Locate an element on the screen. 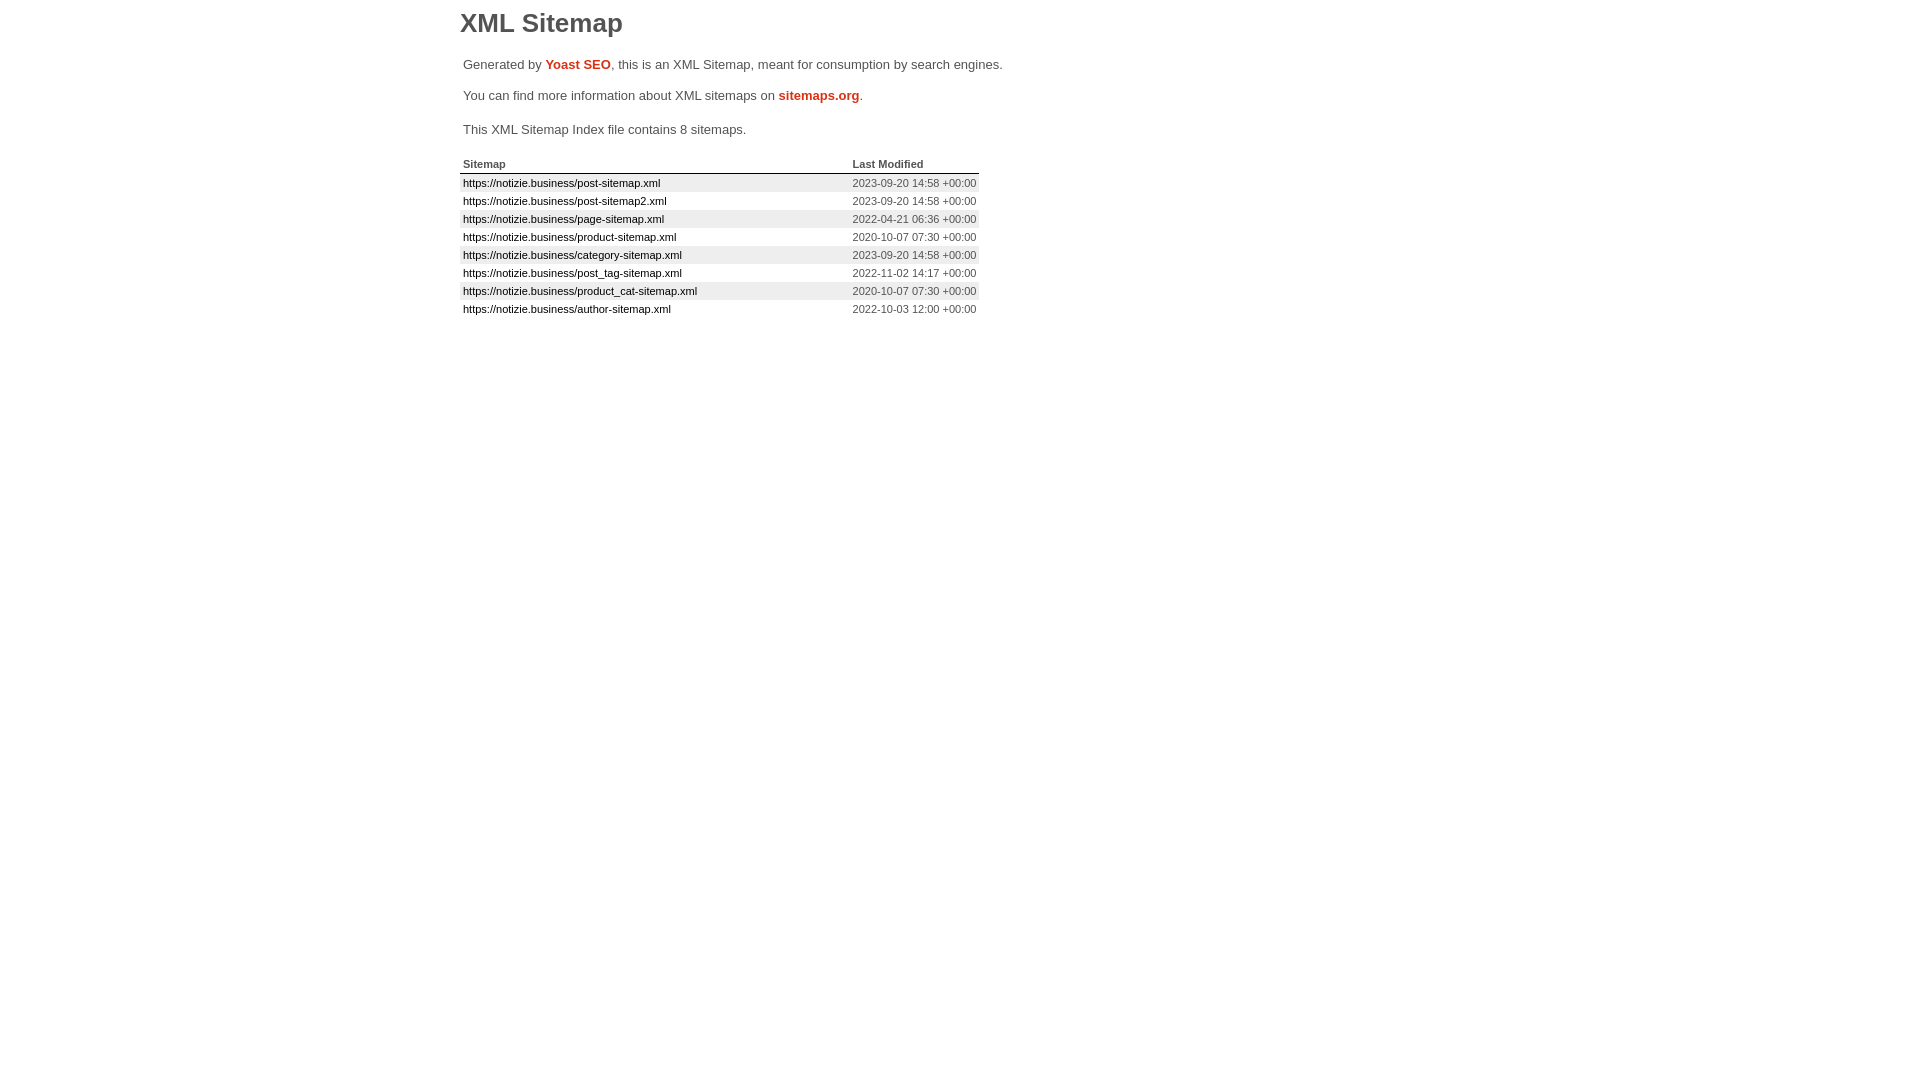 This screenshot has width=1920, height=1080. 'sitemaps.org' is located at coordinates (777, 95).